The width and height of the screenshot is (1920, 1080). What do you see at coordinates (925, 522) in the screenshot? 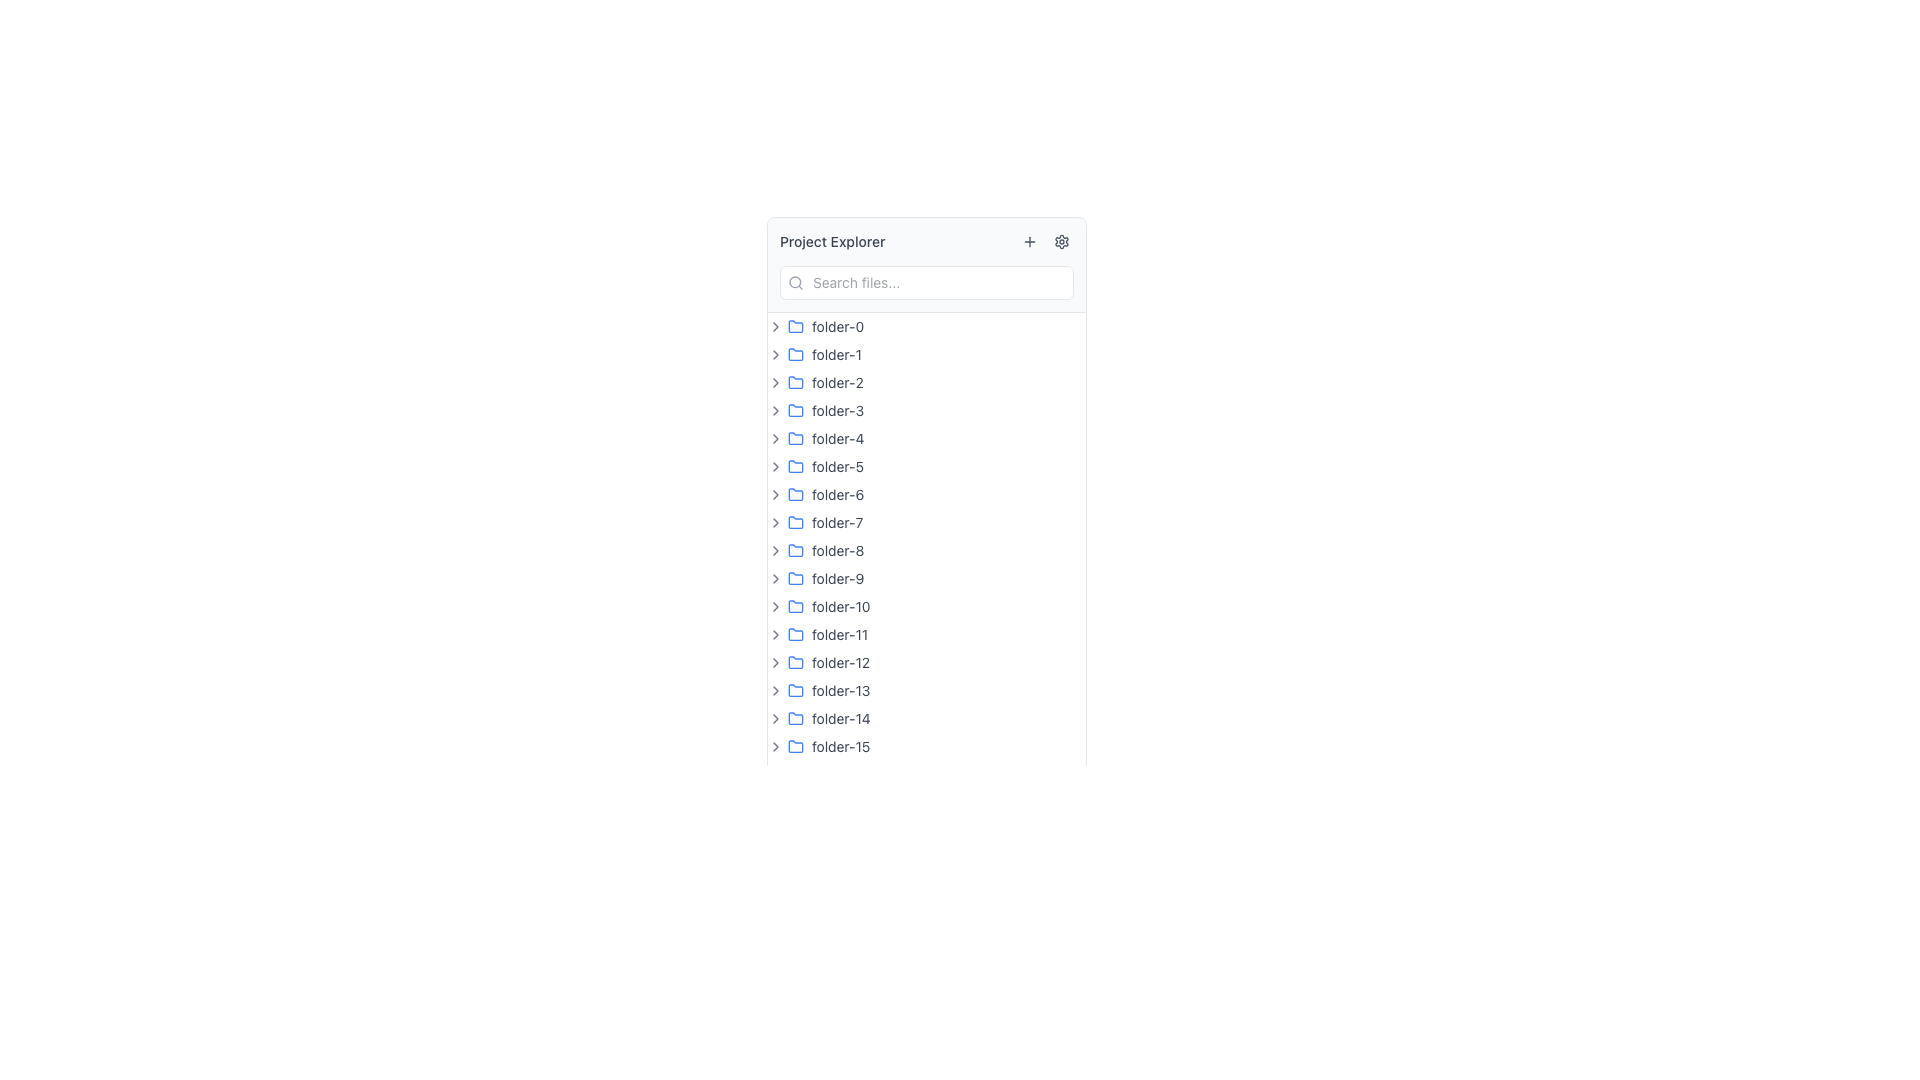
I see `the seventh folder item` at bounding box center [925, 522].